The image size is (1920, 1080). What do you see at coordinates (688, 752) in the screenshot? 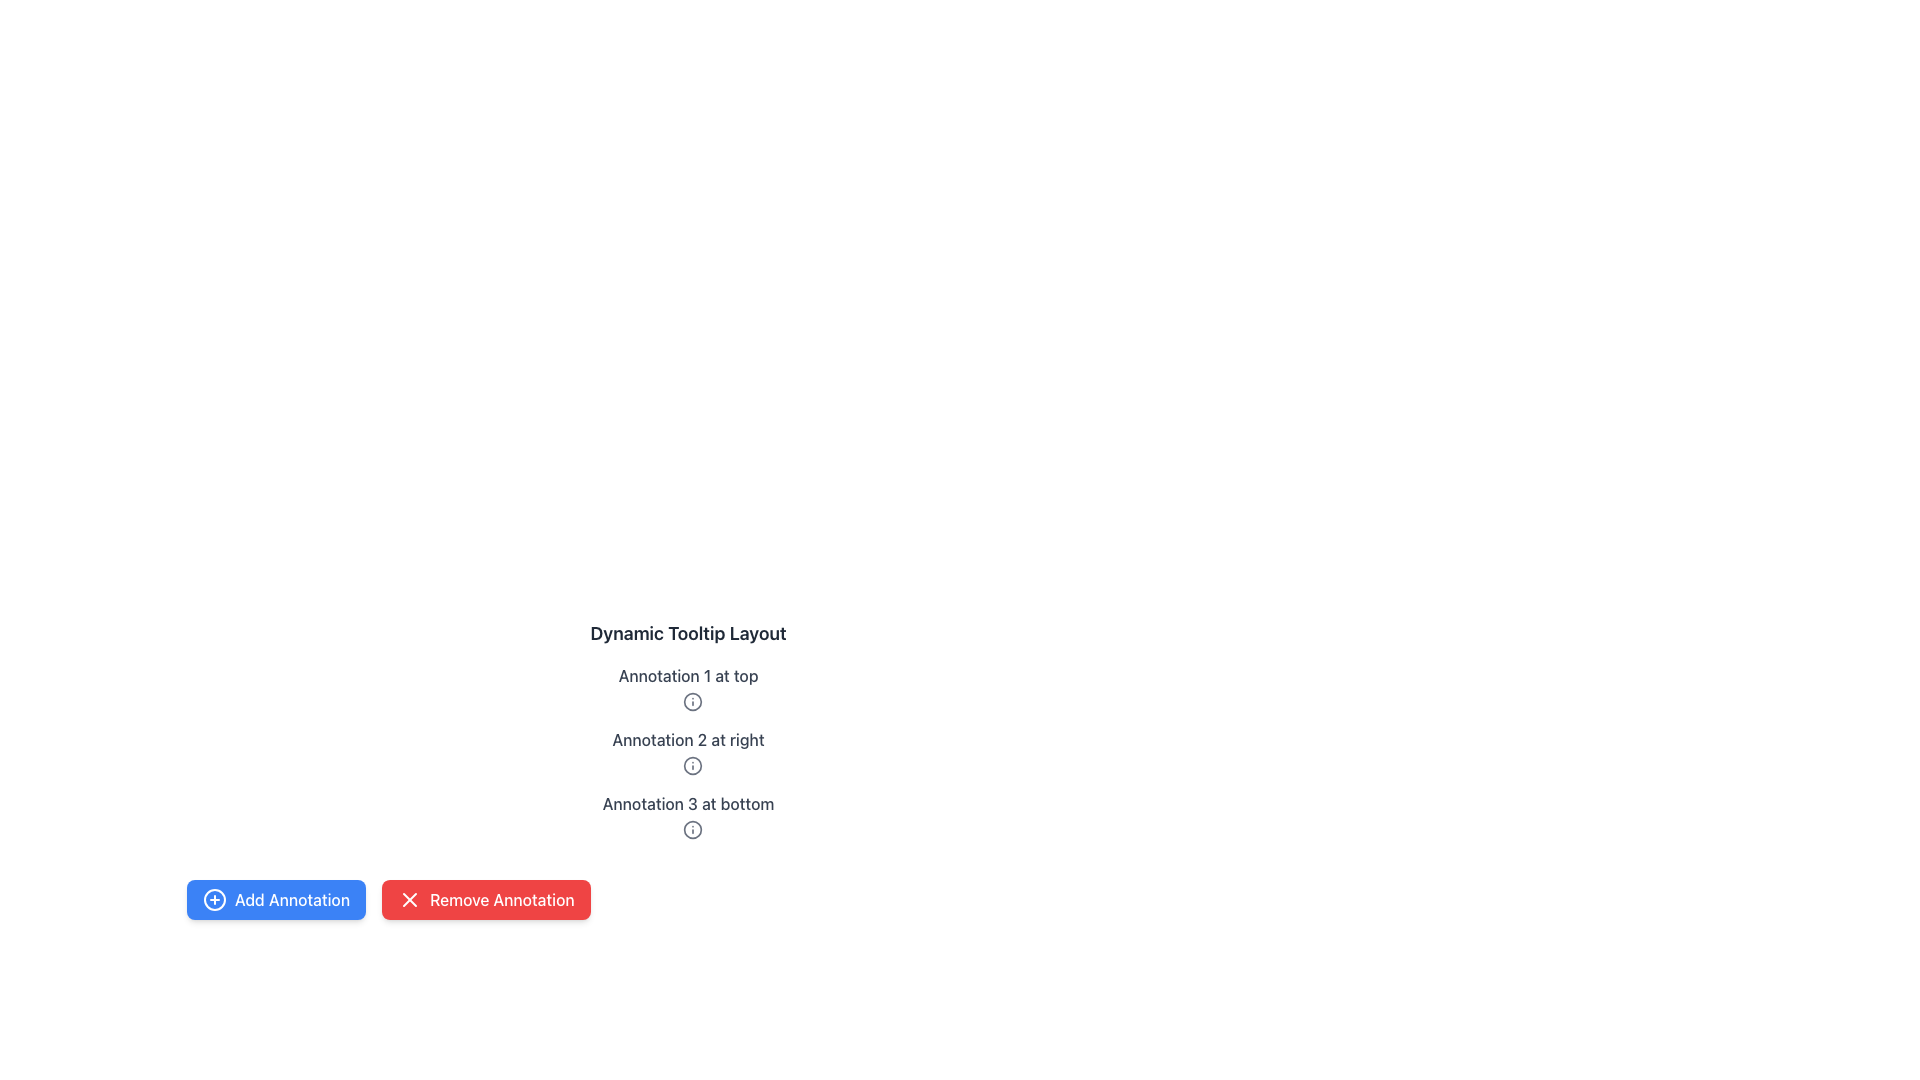
I see `the Tooltip-enabled info icon located between 'Annotation 1 at top' and 'Annotation 3 at bottom'` at bounding box center [688, 752].